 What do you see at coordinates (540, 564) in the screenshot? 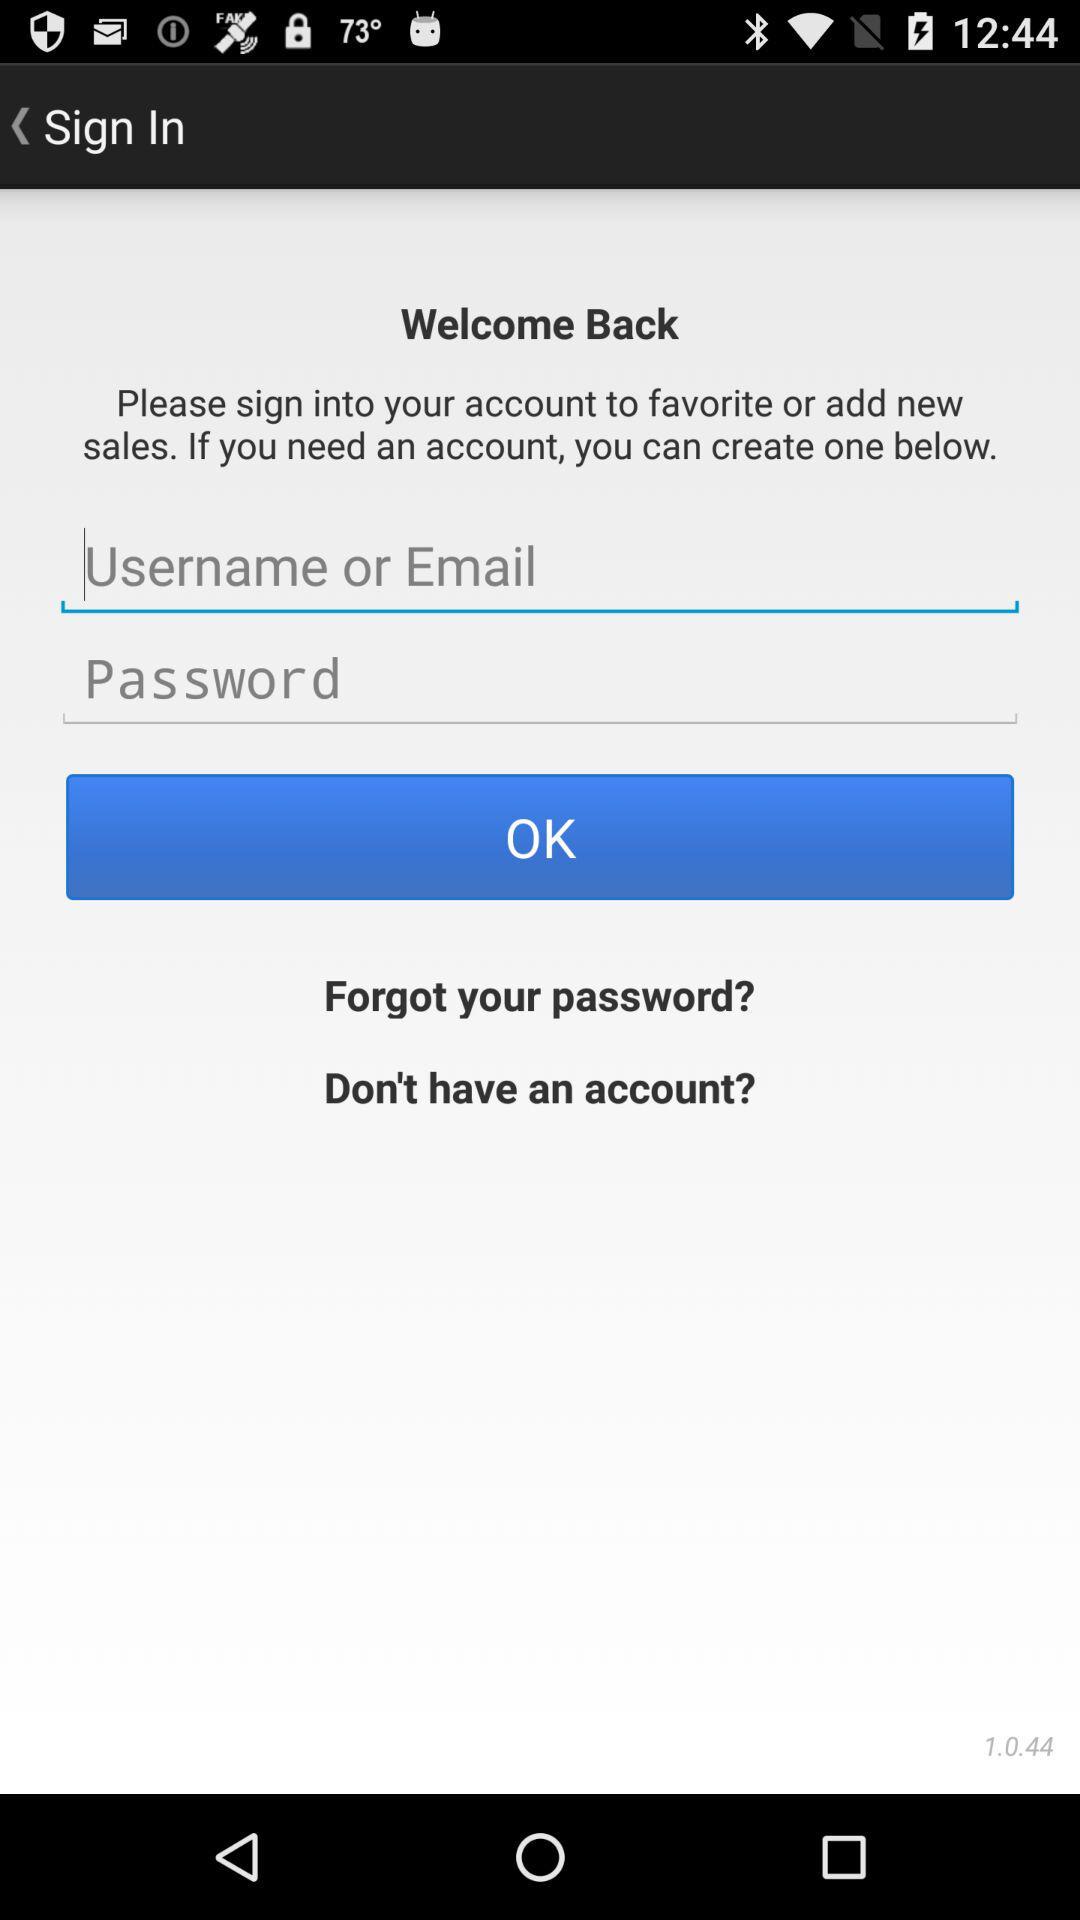
I see `username or email` at bounding box center [540, 564].